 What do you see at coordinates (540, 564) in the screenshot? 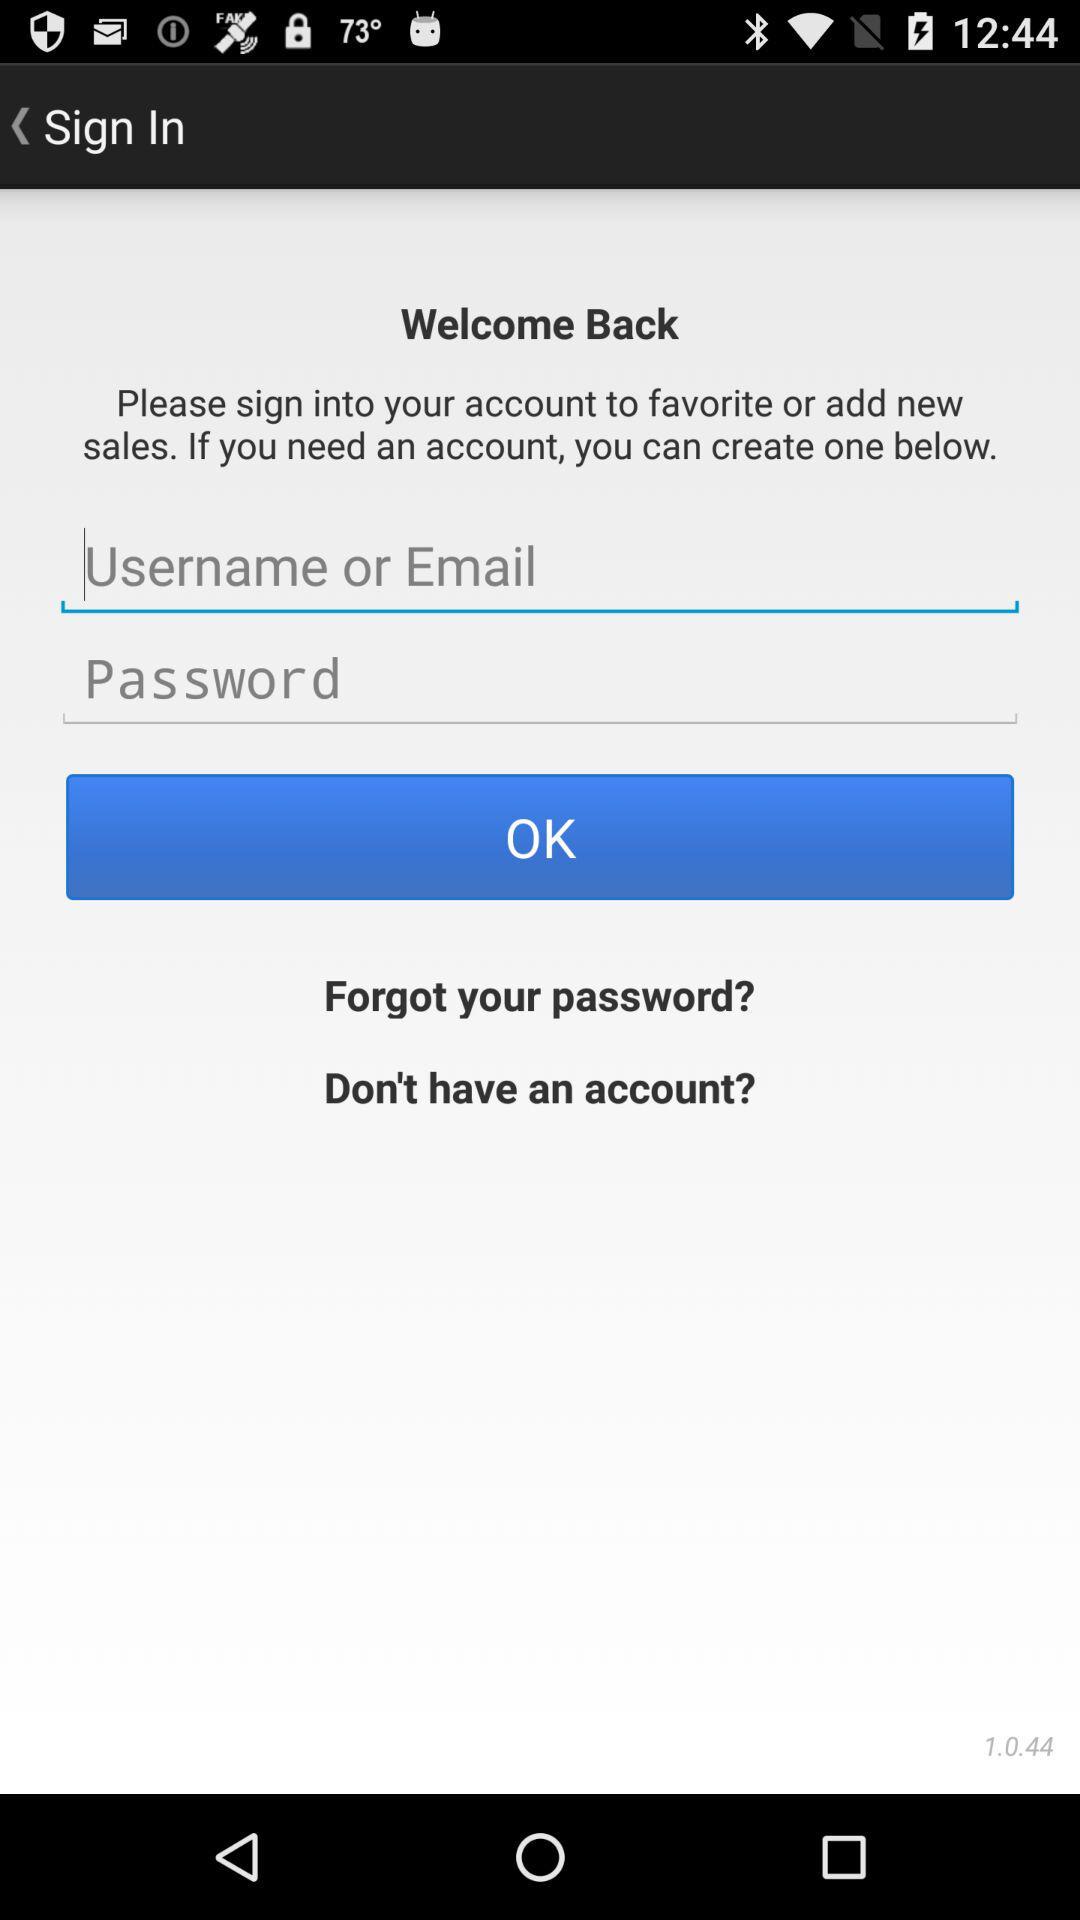
I see `username or email` at bounding box center [540, 564].